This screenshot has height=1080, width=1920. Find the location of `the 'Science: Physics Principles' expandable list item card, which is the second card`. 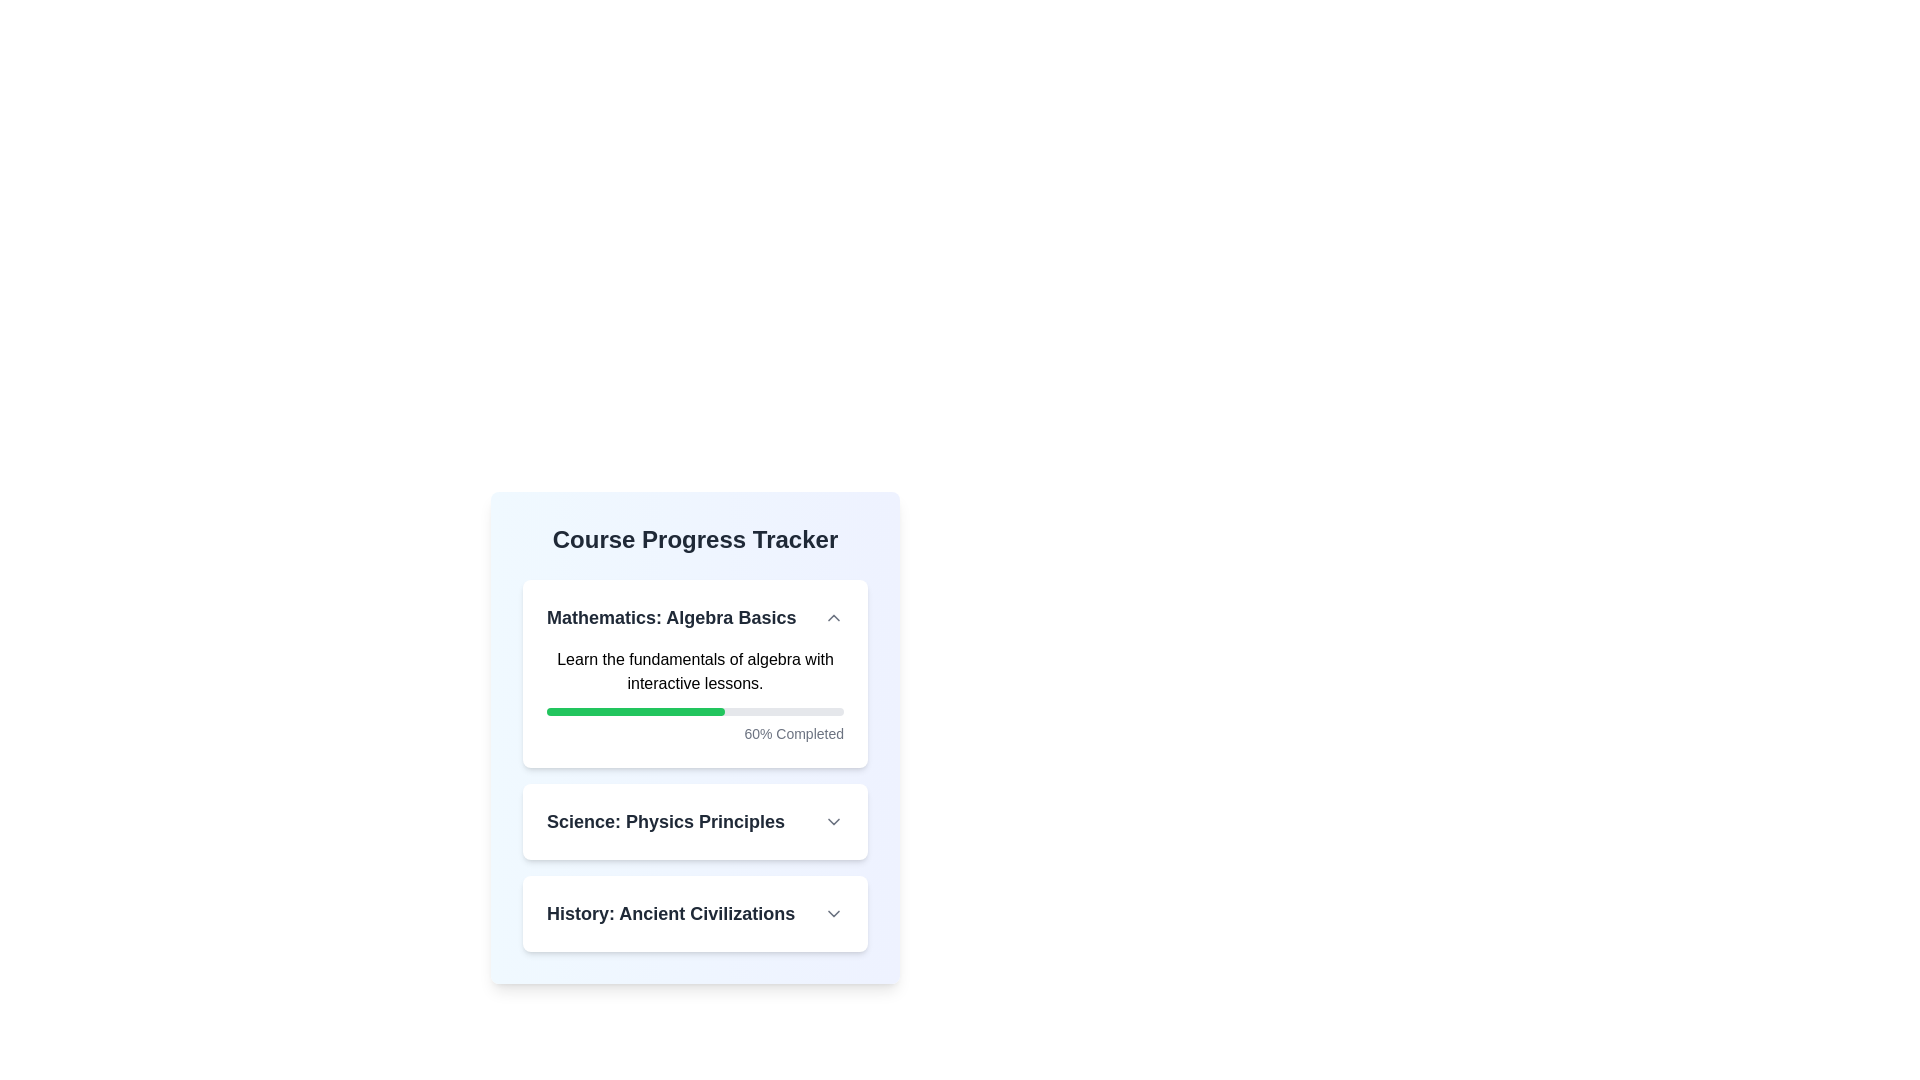

the 'Science: Physics Principles' expandable list item card, which is the second card is located at coordinates (695, 821).